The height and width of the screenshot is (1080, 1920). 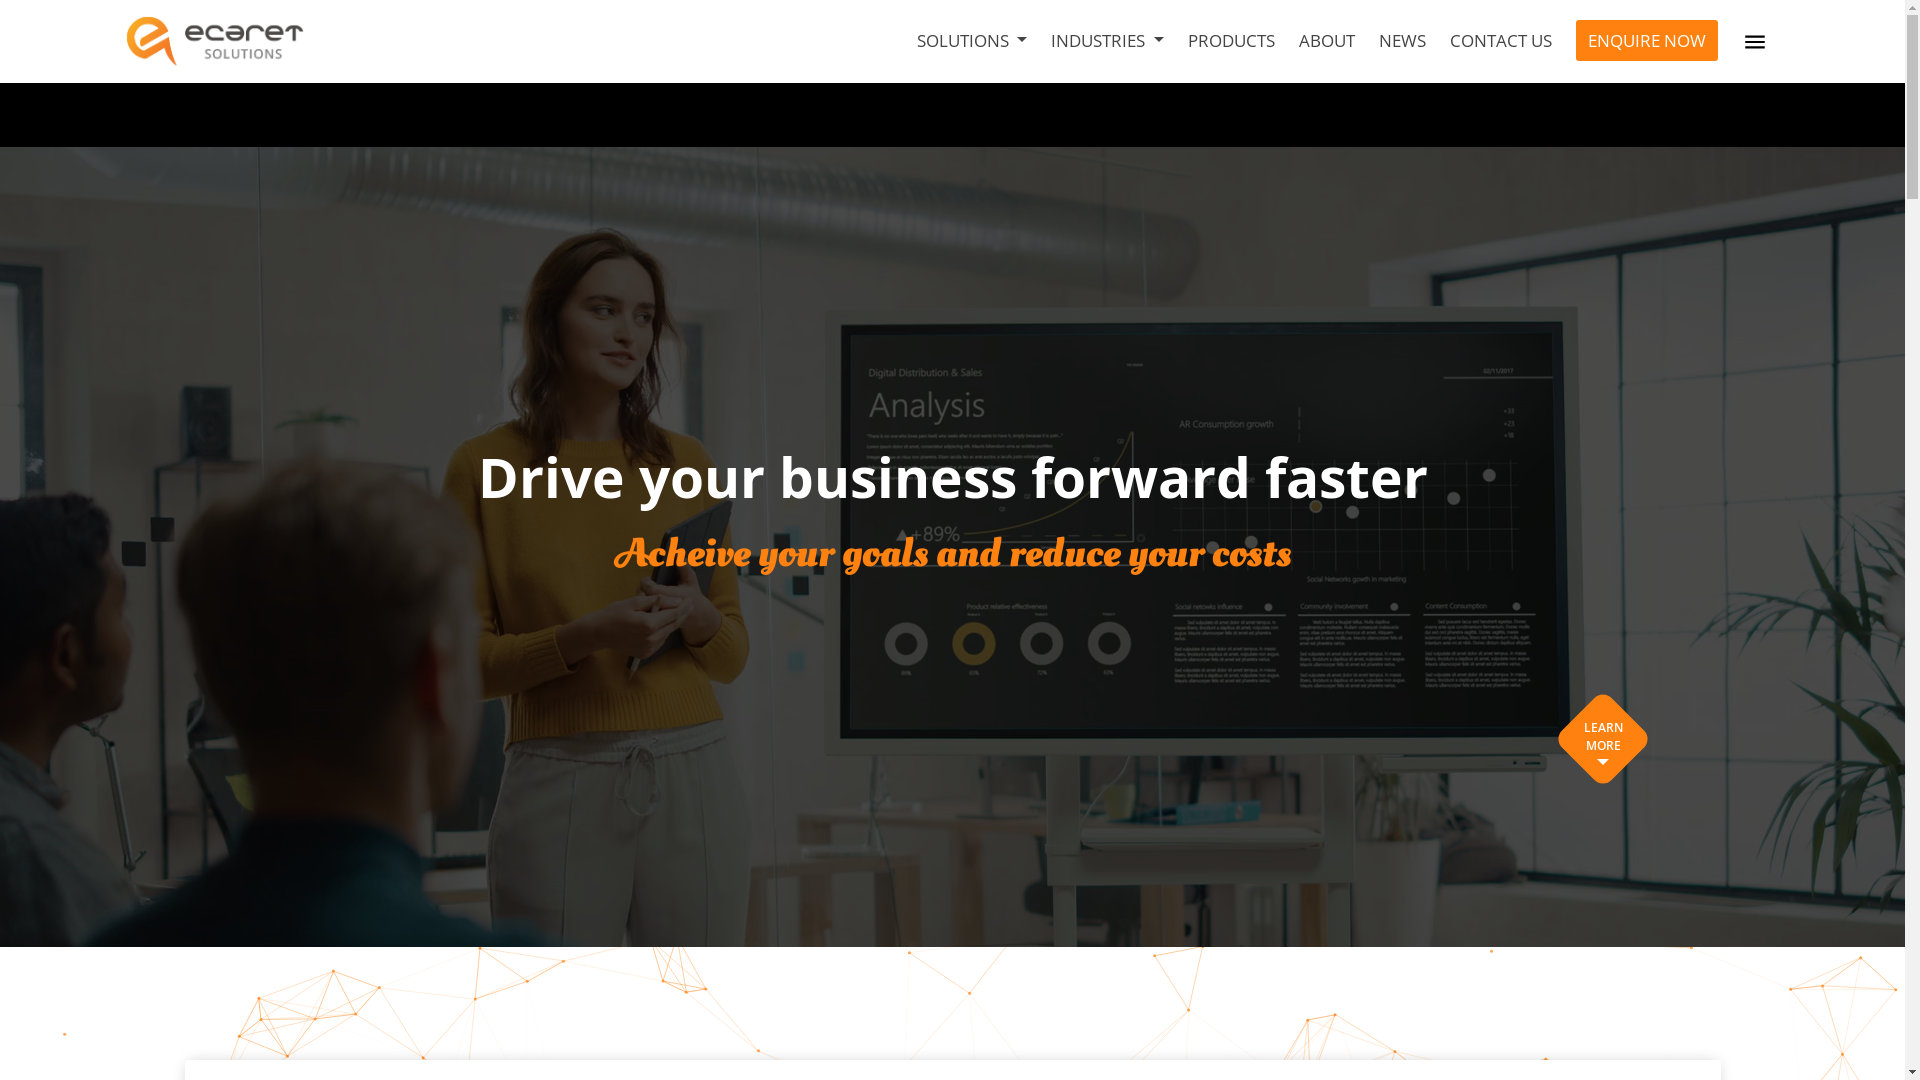 What do you see at coordinates (1501, 41) in the screenshot?
I see `'CONTACT US'` at bounding box center [1501, 41].